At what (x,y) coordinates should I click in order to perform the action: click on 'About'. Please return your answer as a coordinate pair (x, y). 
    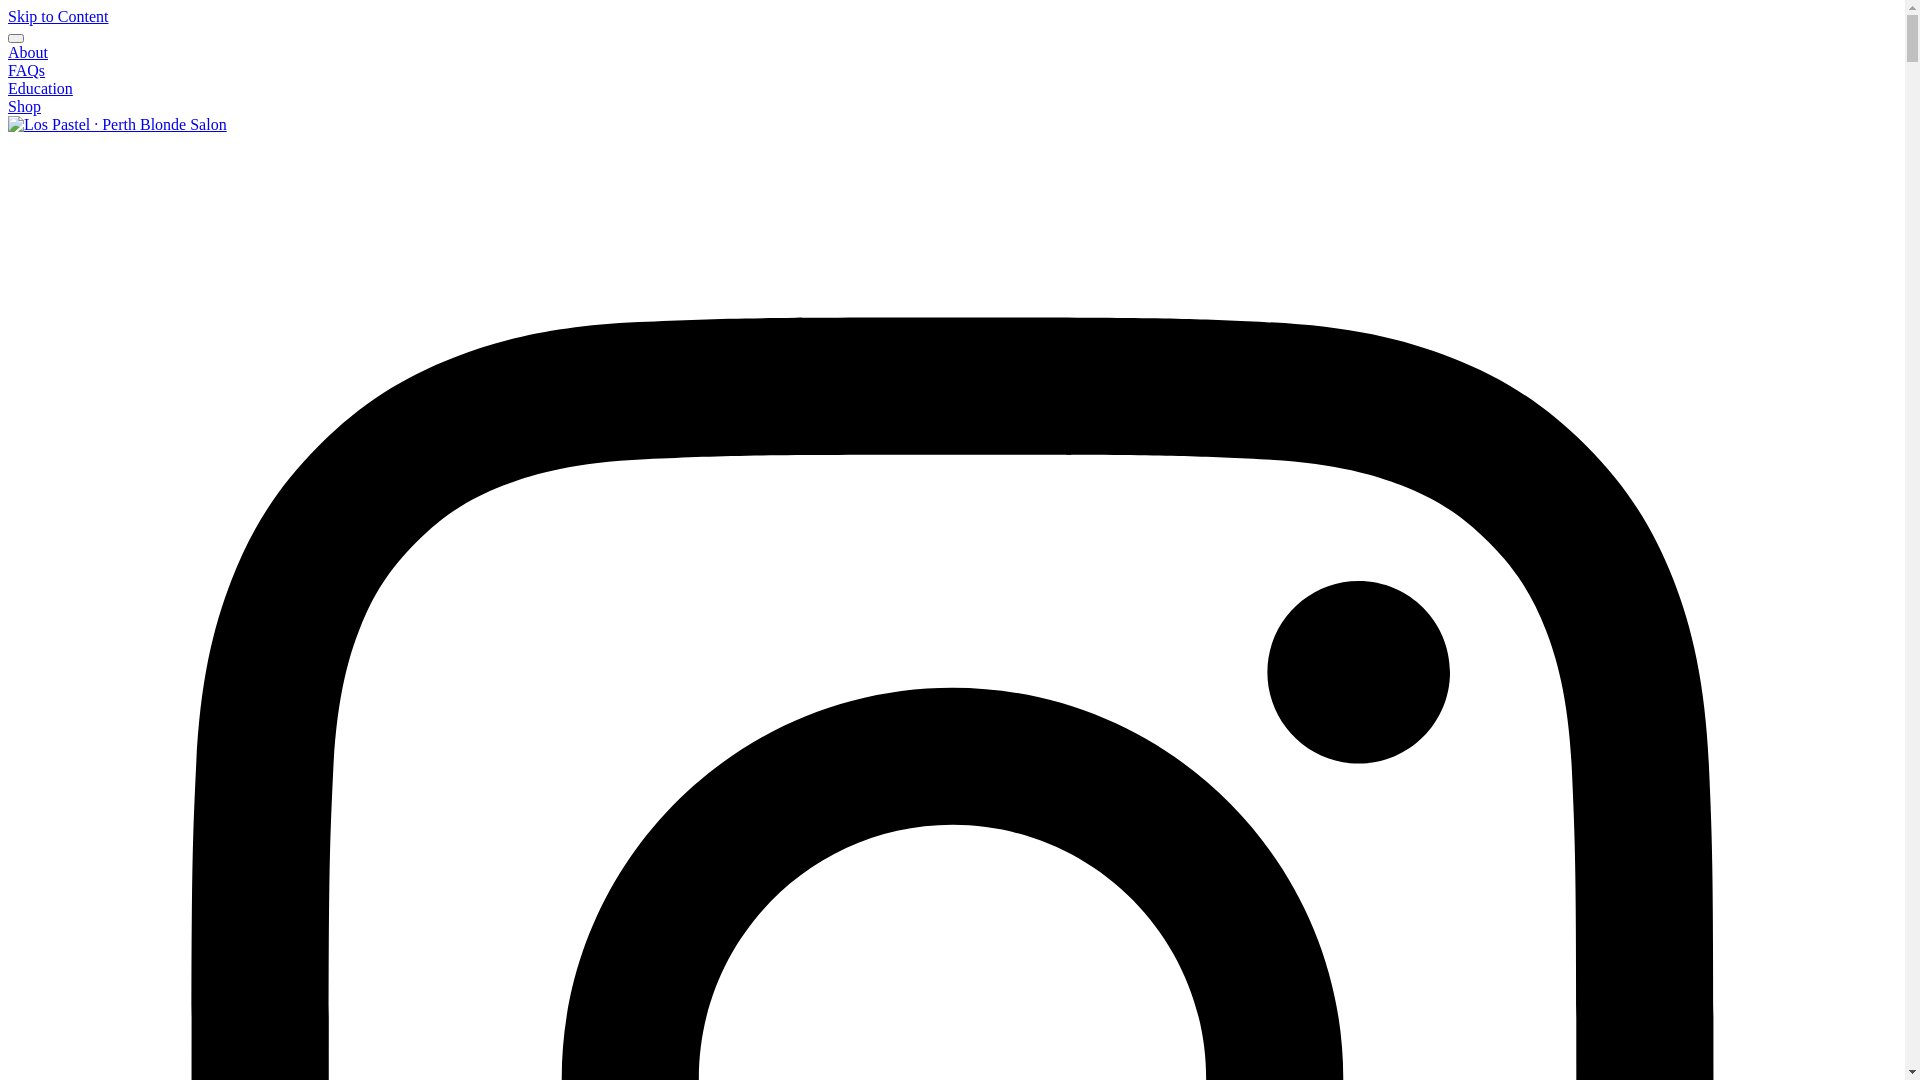
    Looking at the image, I should click on (28, 51).